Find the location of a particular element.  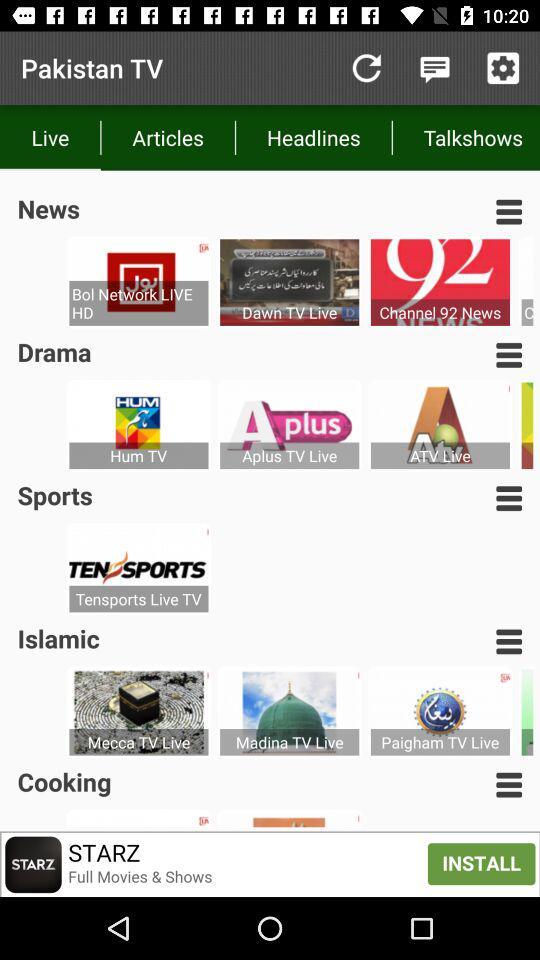

settings option is located at coordinates (502, 68).